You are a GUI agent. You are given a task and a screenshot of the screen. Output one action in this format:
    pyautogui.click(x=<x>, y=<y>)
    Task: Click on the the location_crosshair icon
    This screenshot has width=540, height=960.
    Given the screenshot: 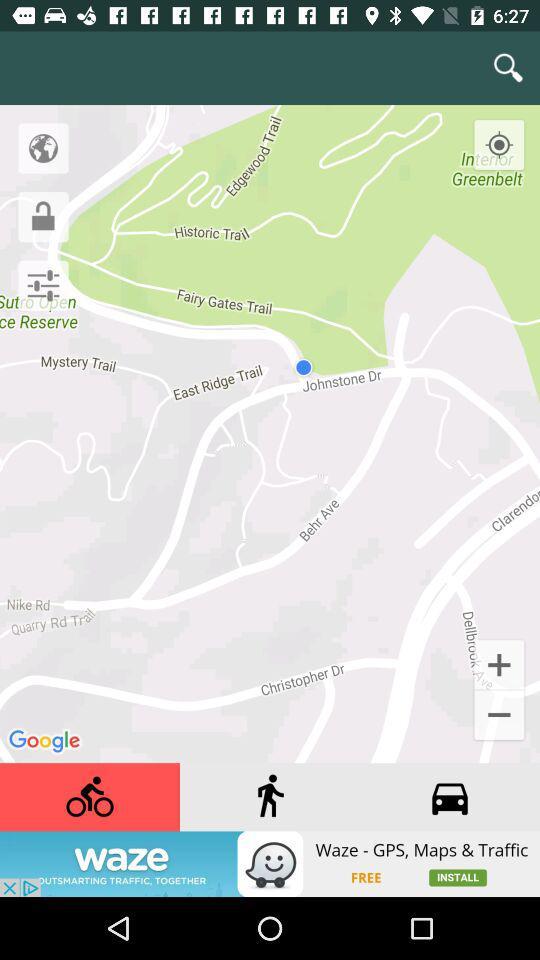 What is the action you would take?
    pyautogui.click(x=516, y=127)
    